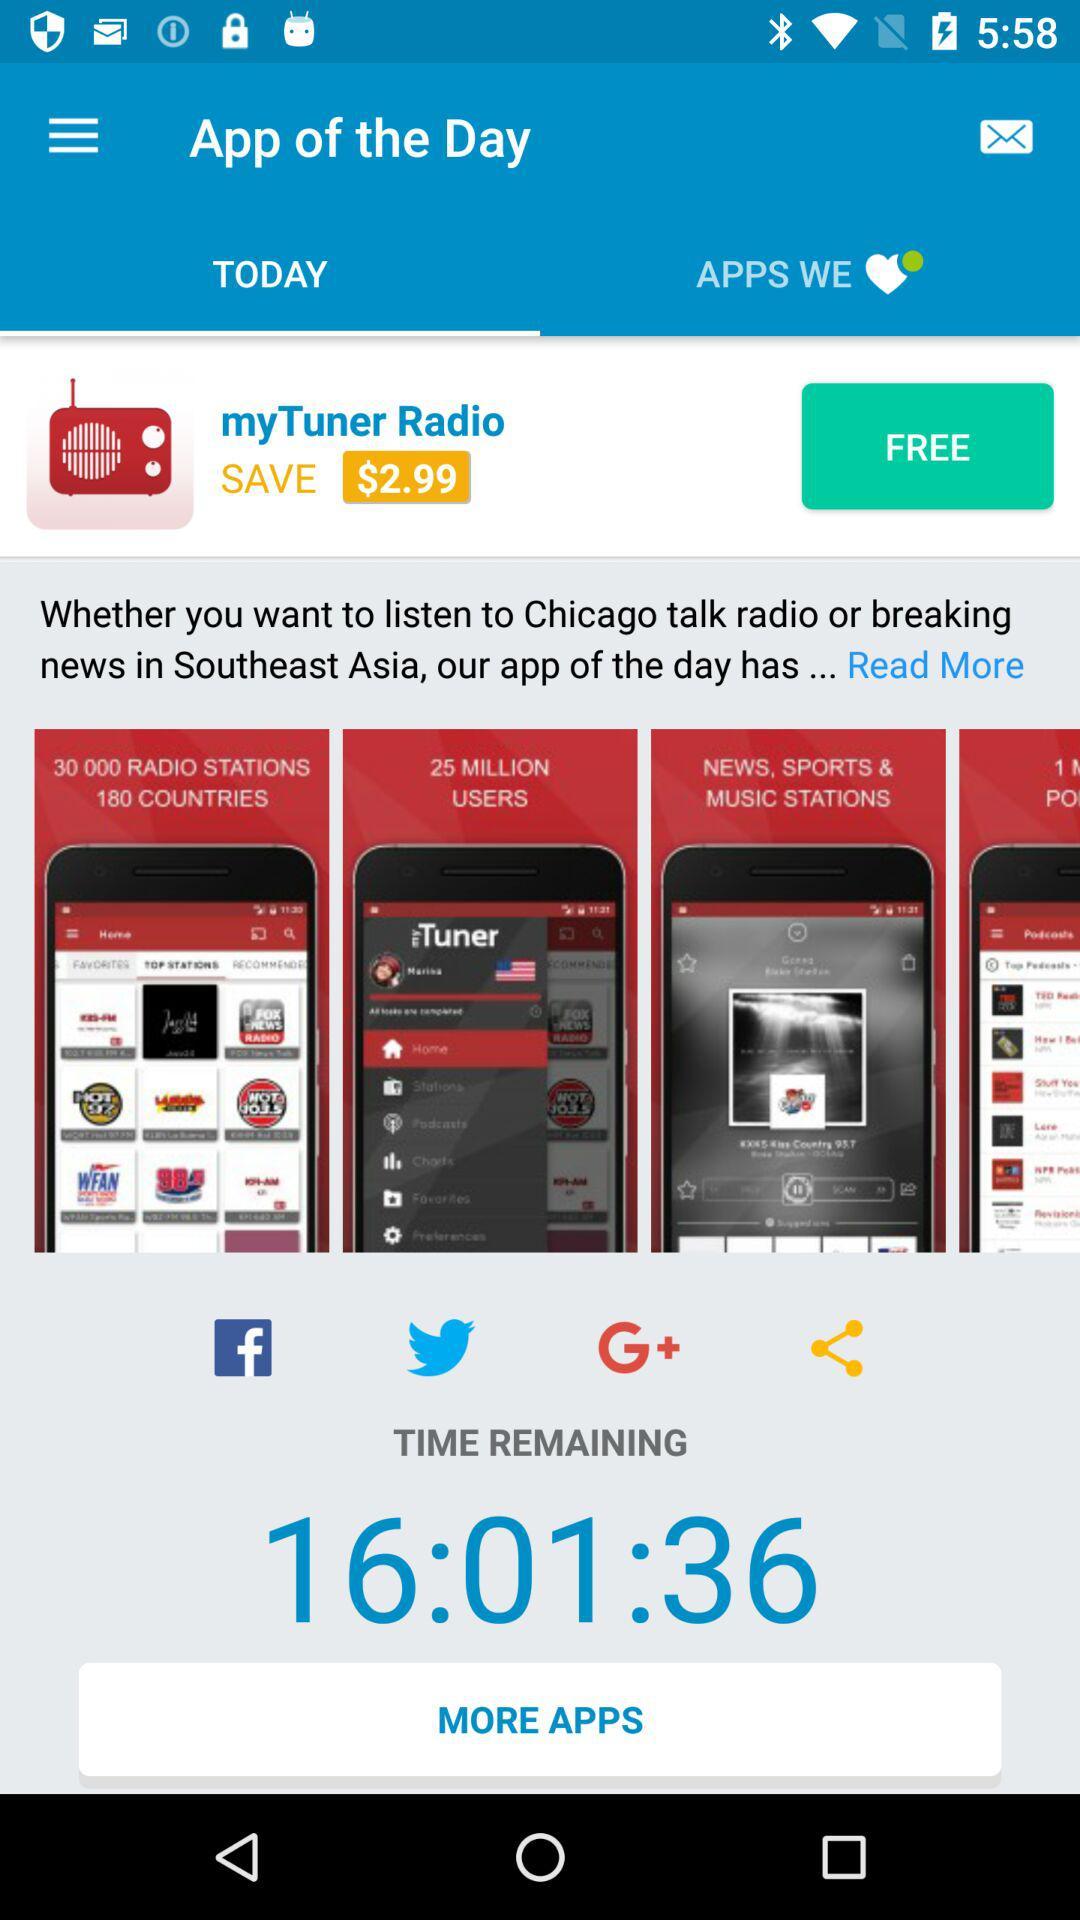 Image resolution: width=1080 pixels, height=1920 pixels. What do you see at coordinates (242, 1347) in the screenshot?
I see `the facebook icon` at bounding box center [242, 1347].